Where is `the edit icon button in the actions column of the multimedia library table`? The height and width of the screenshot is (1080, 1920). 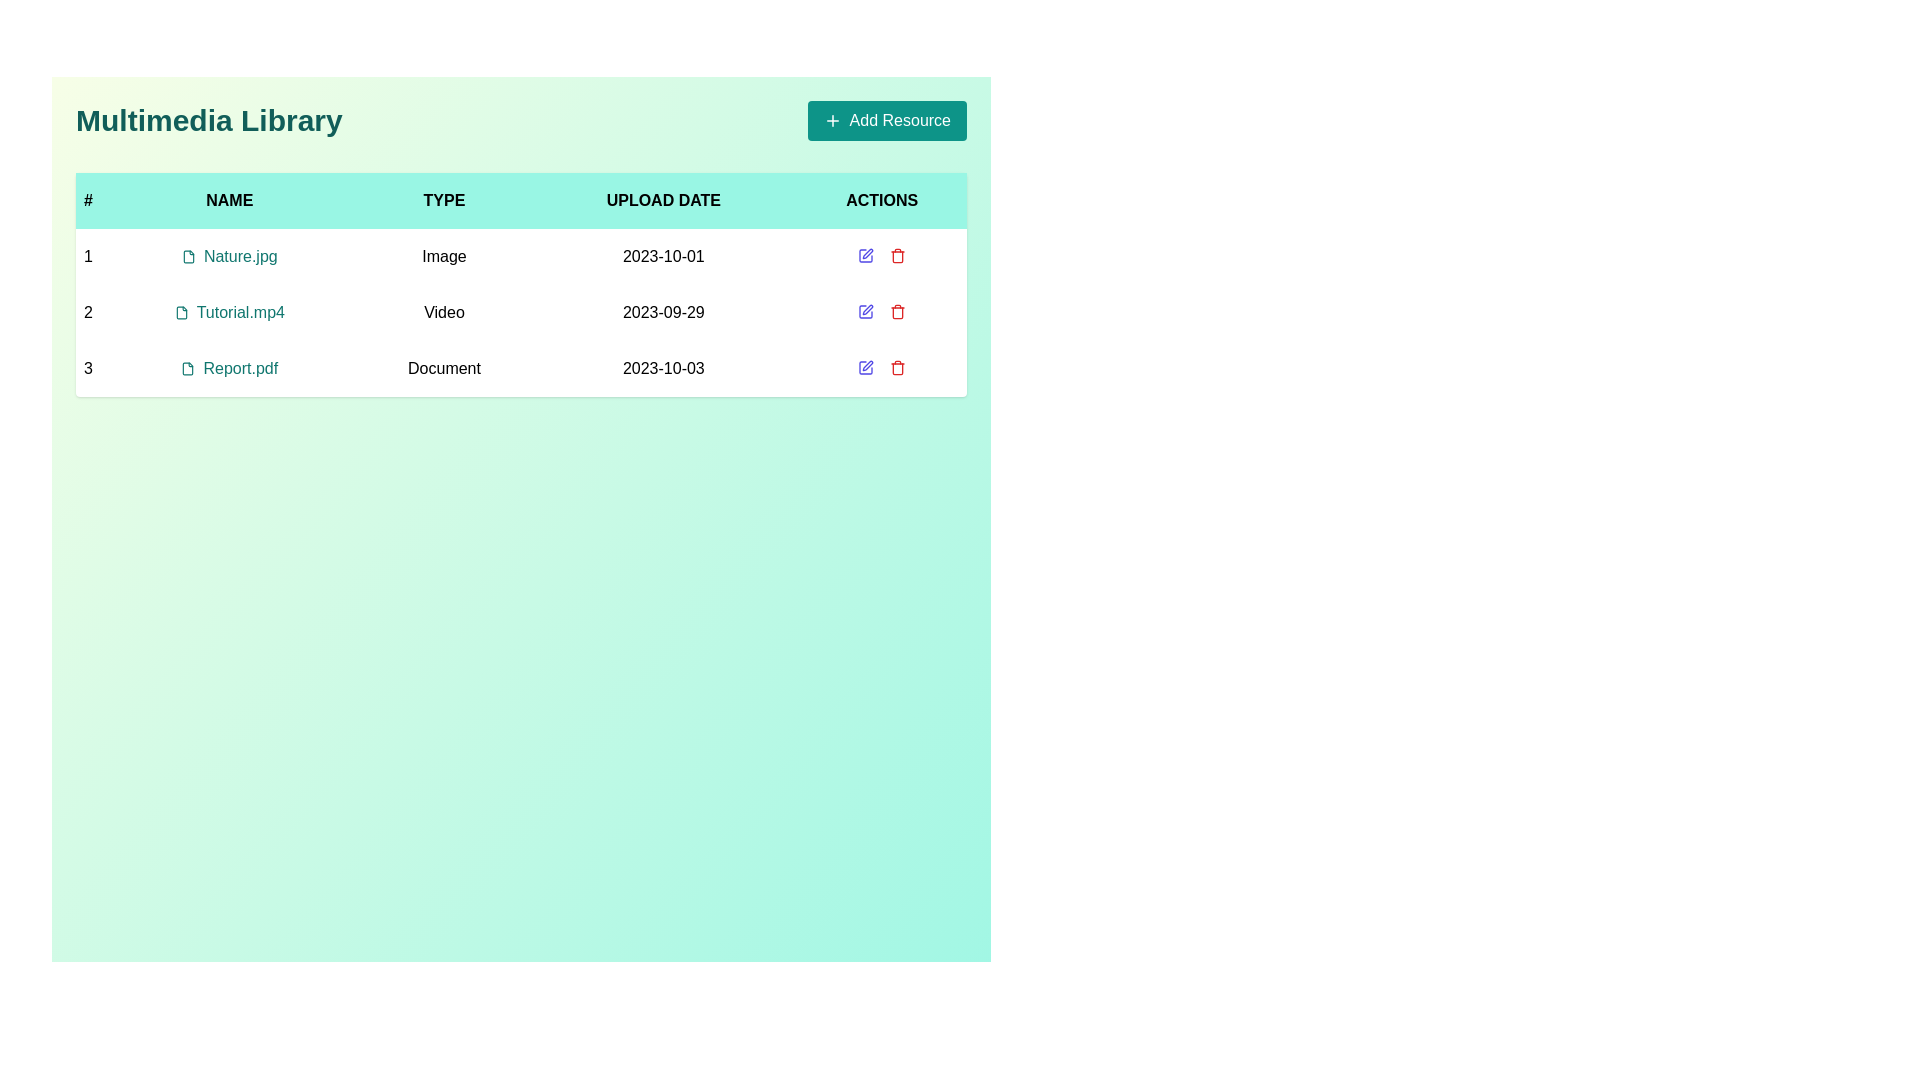
the edit icon button in the actions column of the multimedia library table is located at coordinates (866, 367).